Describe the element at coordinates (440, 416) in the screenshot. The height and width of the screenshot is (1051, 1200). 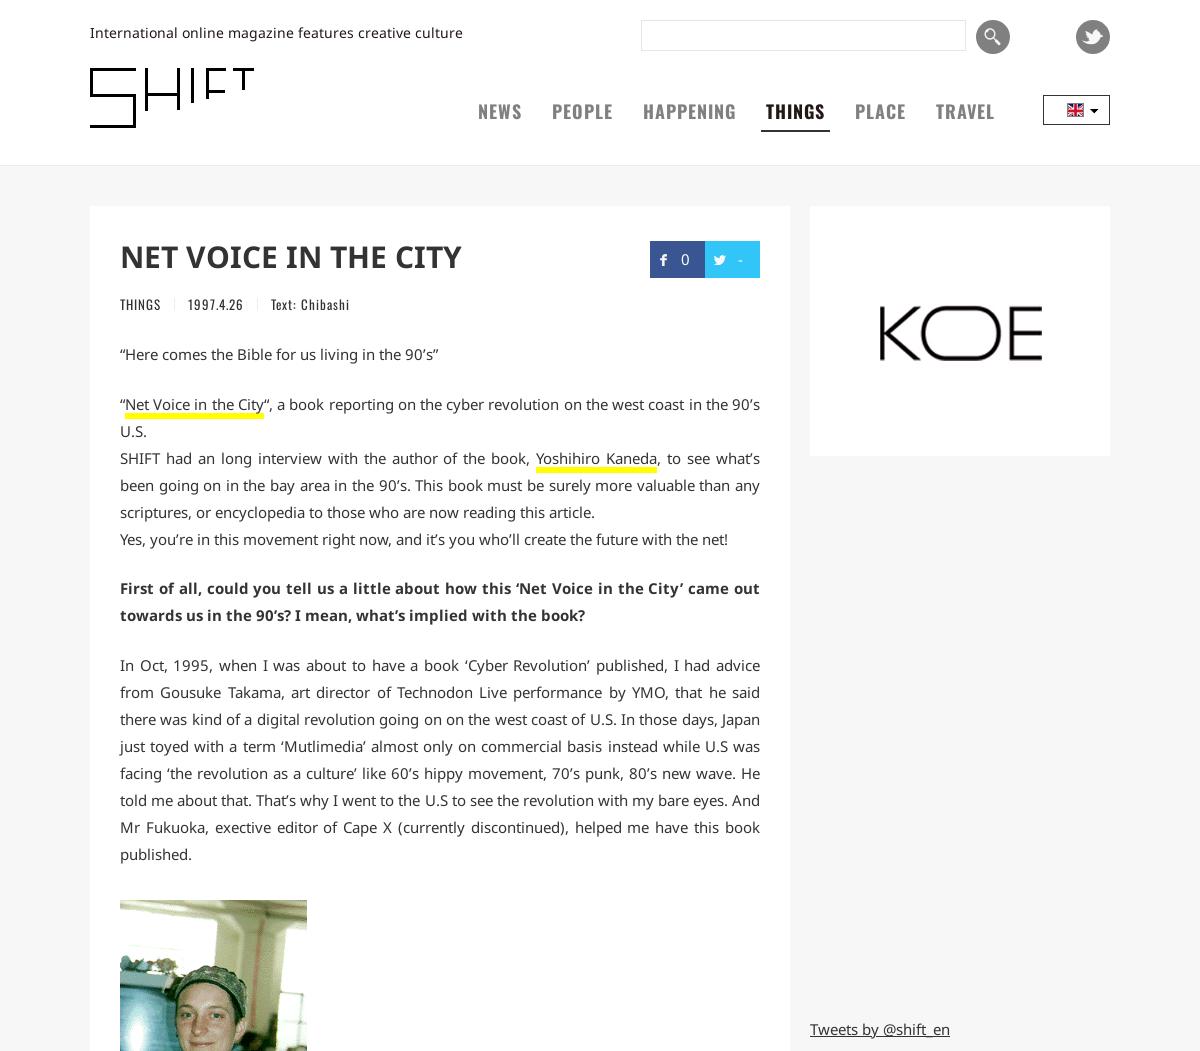
I see `'“, a book reporting on the cyber revolution on the west coast in the 90’s U.S.'` at that location.